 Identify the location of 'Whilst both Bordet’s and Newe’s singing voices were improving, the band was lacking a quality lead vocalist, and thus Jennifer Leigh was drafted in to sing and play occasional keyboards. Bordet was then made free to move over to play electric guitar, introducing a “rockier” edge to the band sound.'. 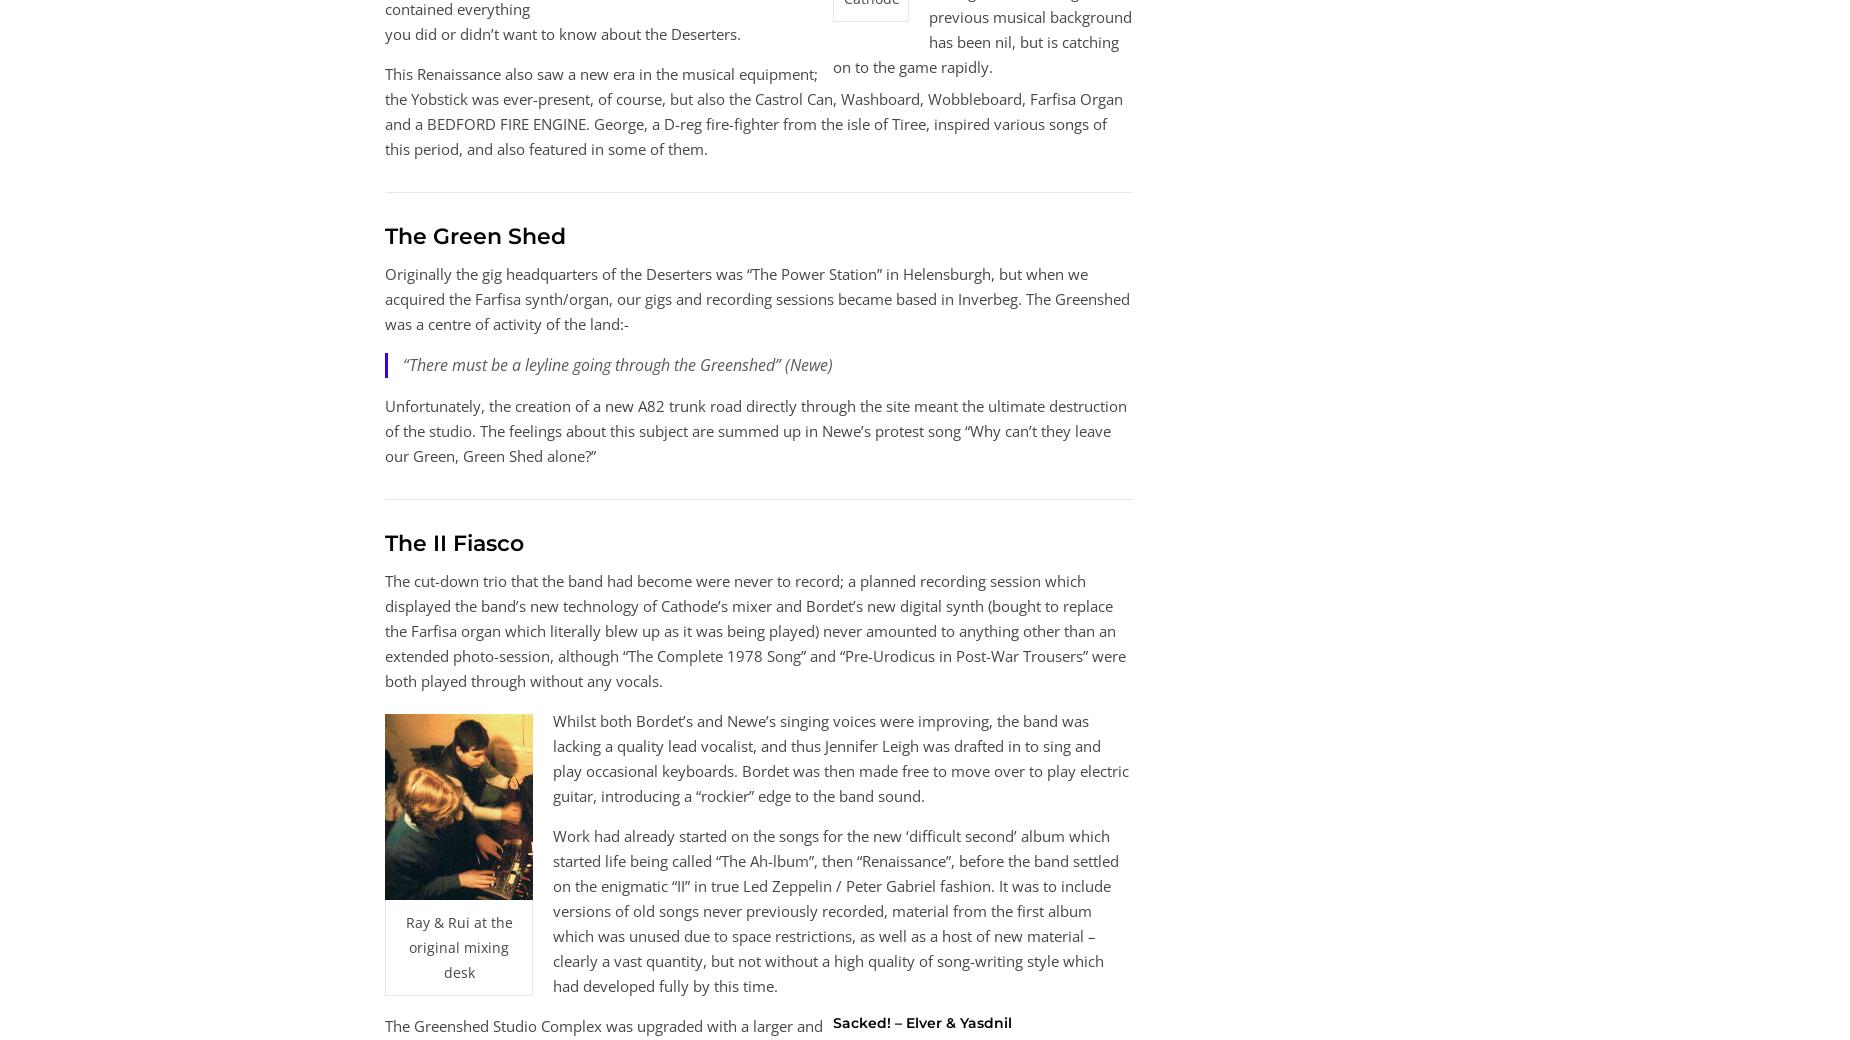
(841, 758).